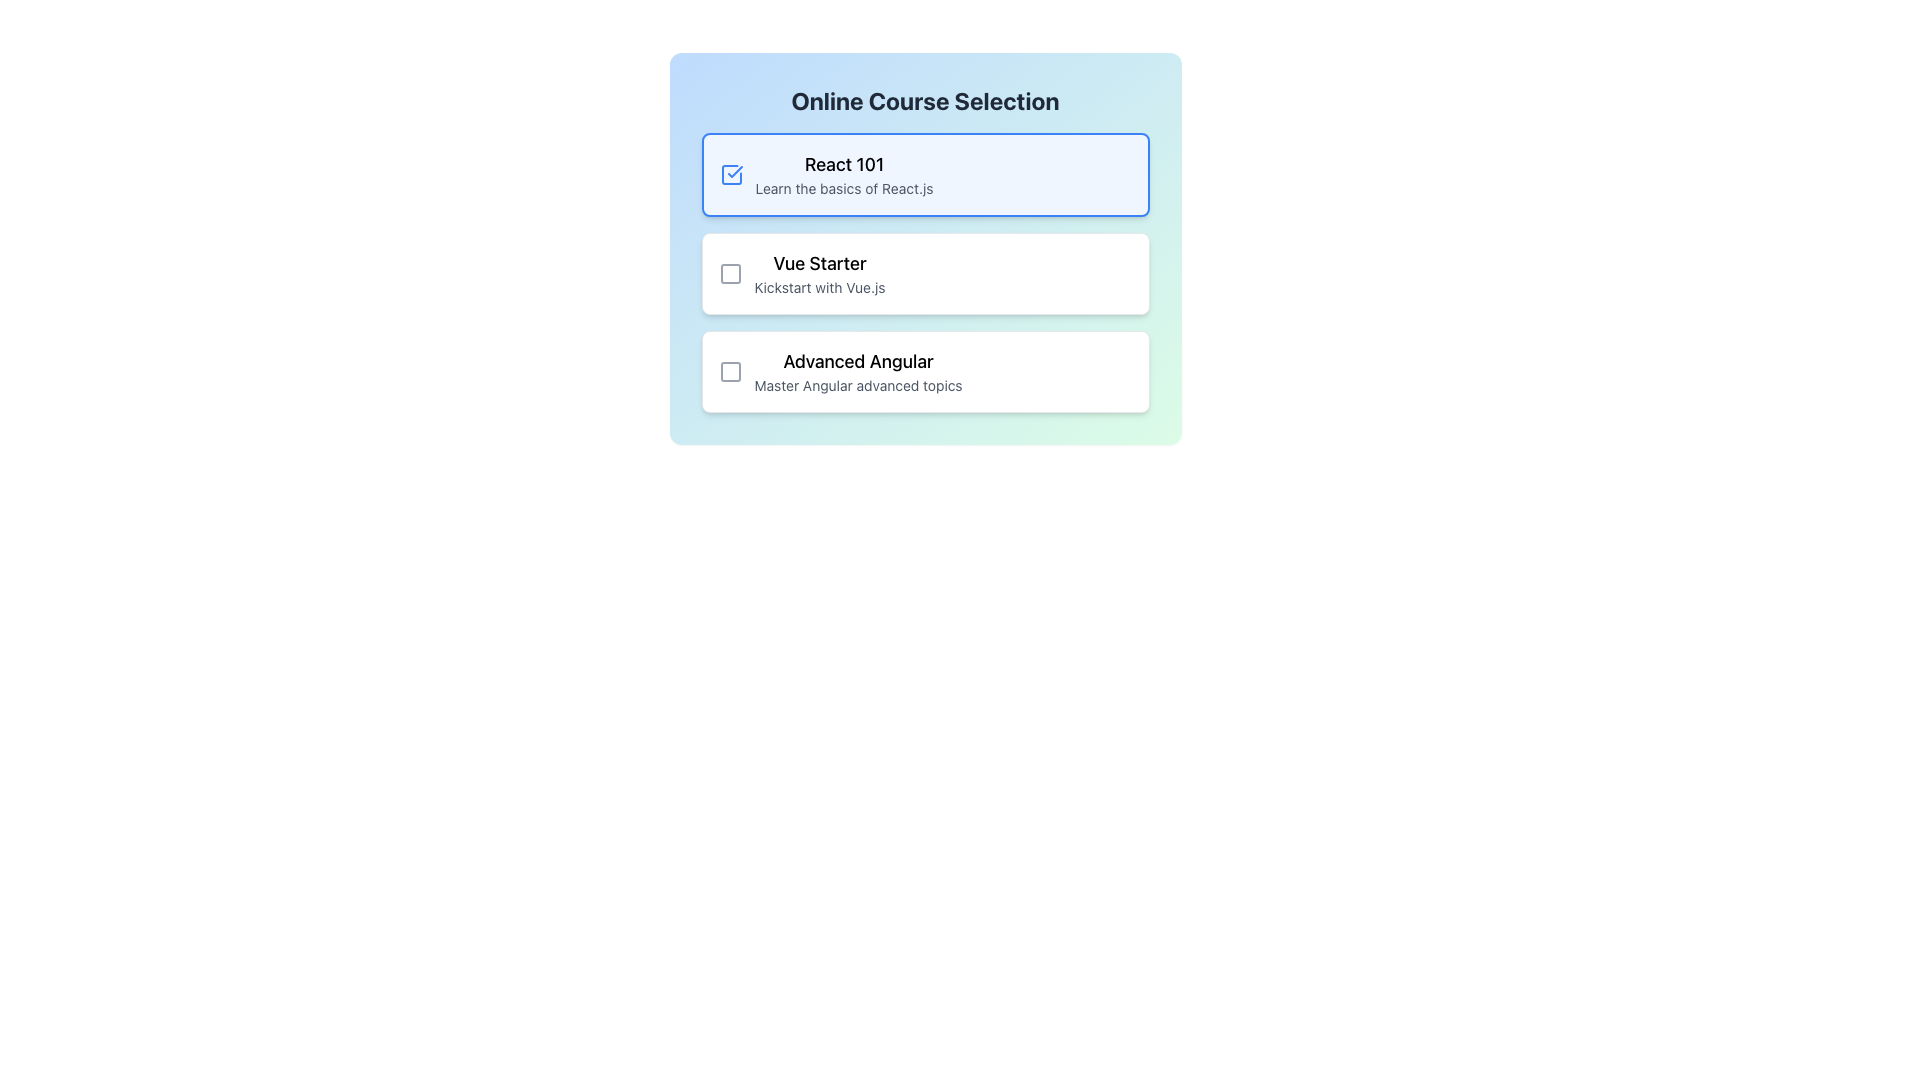 The width and height of the screenshot is (1920, 1080). What do you see at coordinates (729, 273) in the screenshot?
I see `the checkbox for 'Vue Starter'` at bounding box center [729, 273].